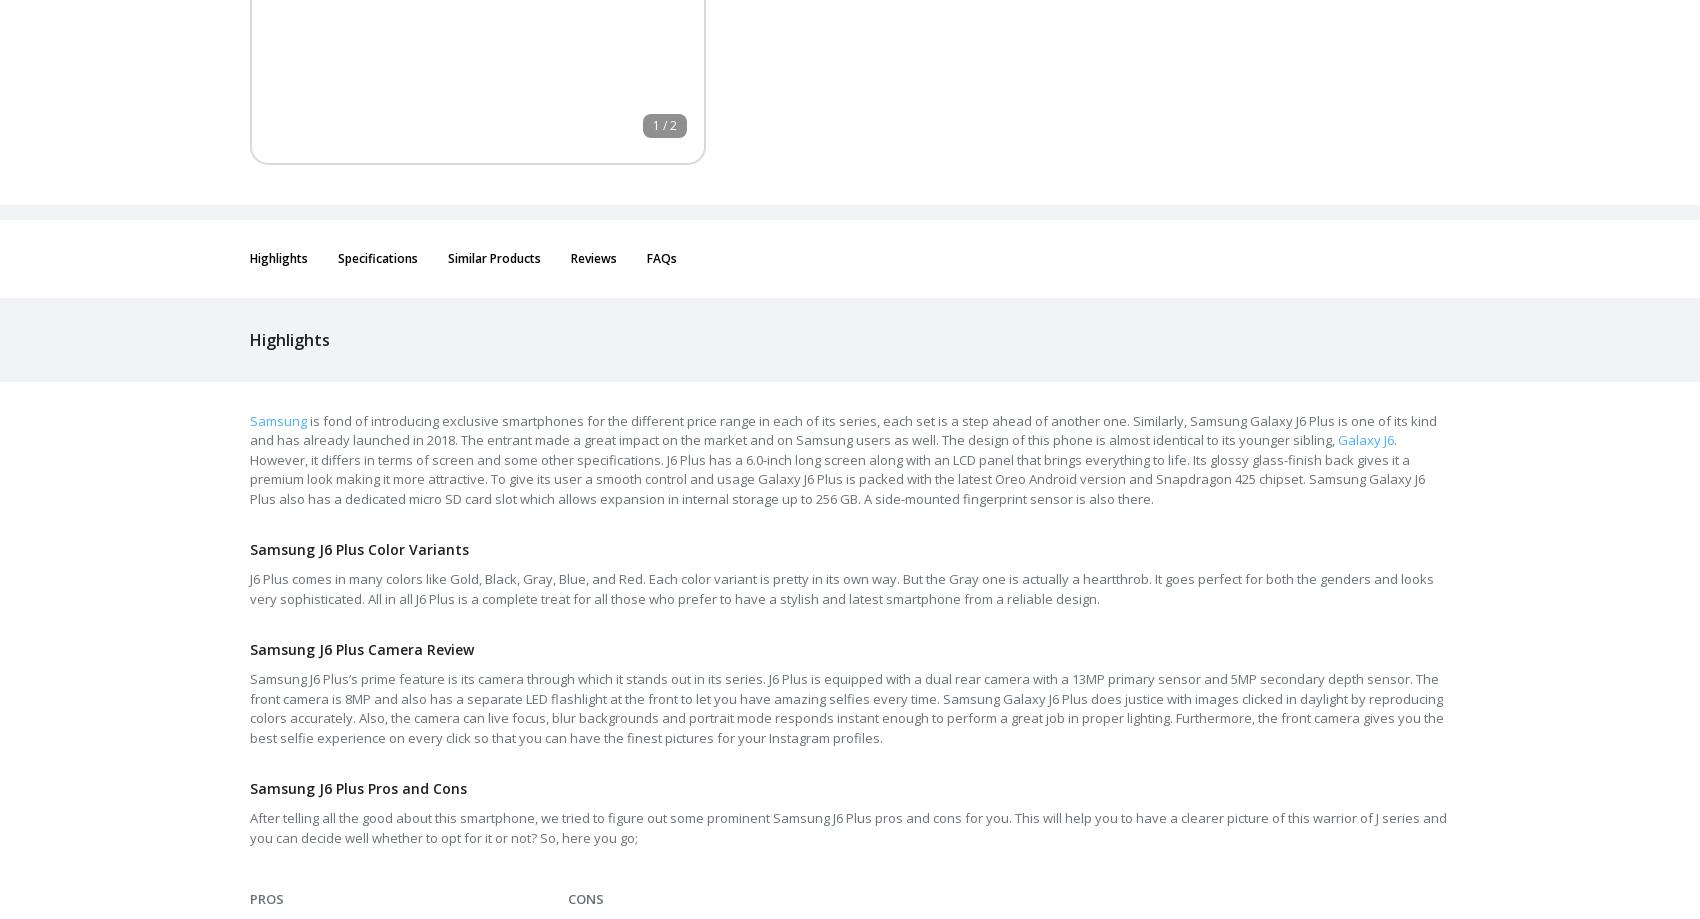 The width and height of the screenshot is (1700, 919). Describe the element at coordinates (360, 648) in the screenshot. I see `'Samsung J6 Plus Camera Review'` at that location.